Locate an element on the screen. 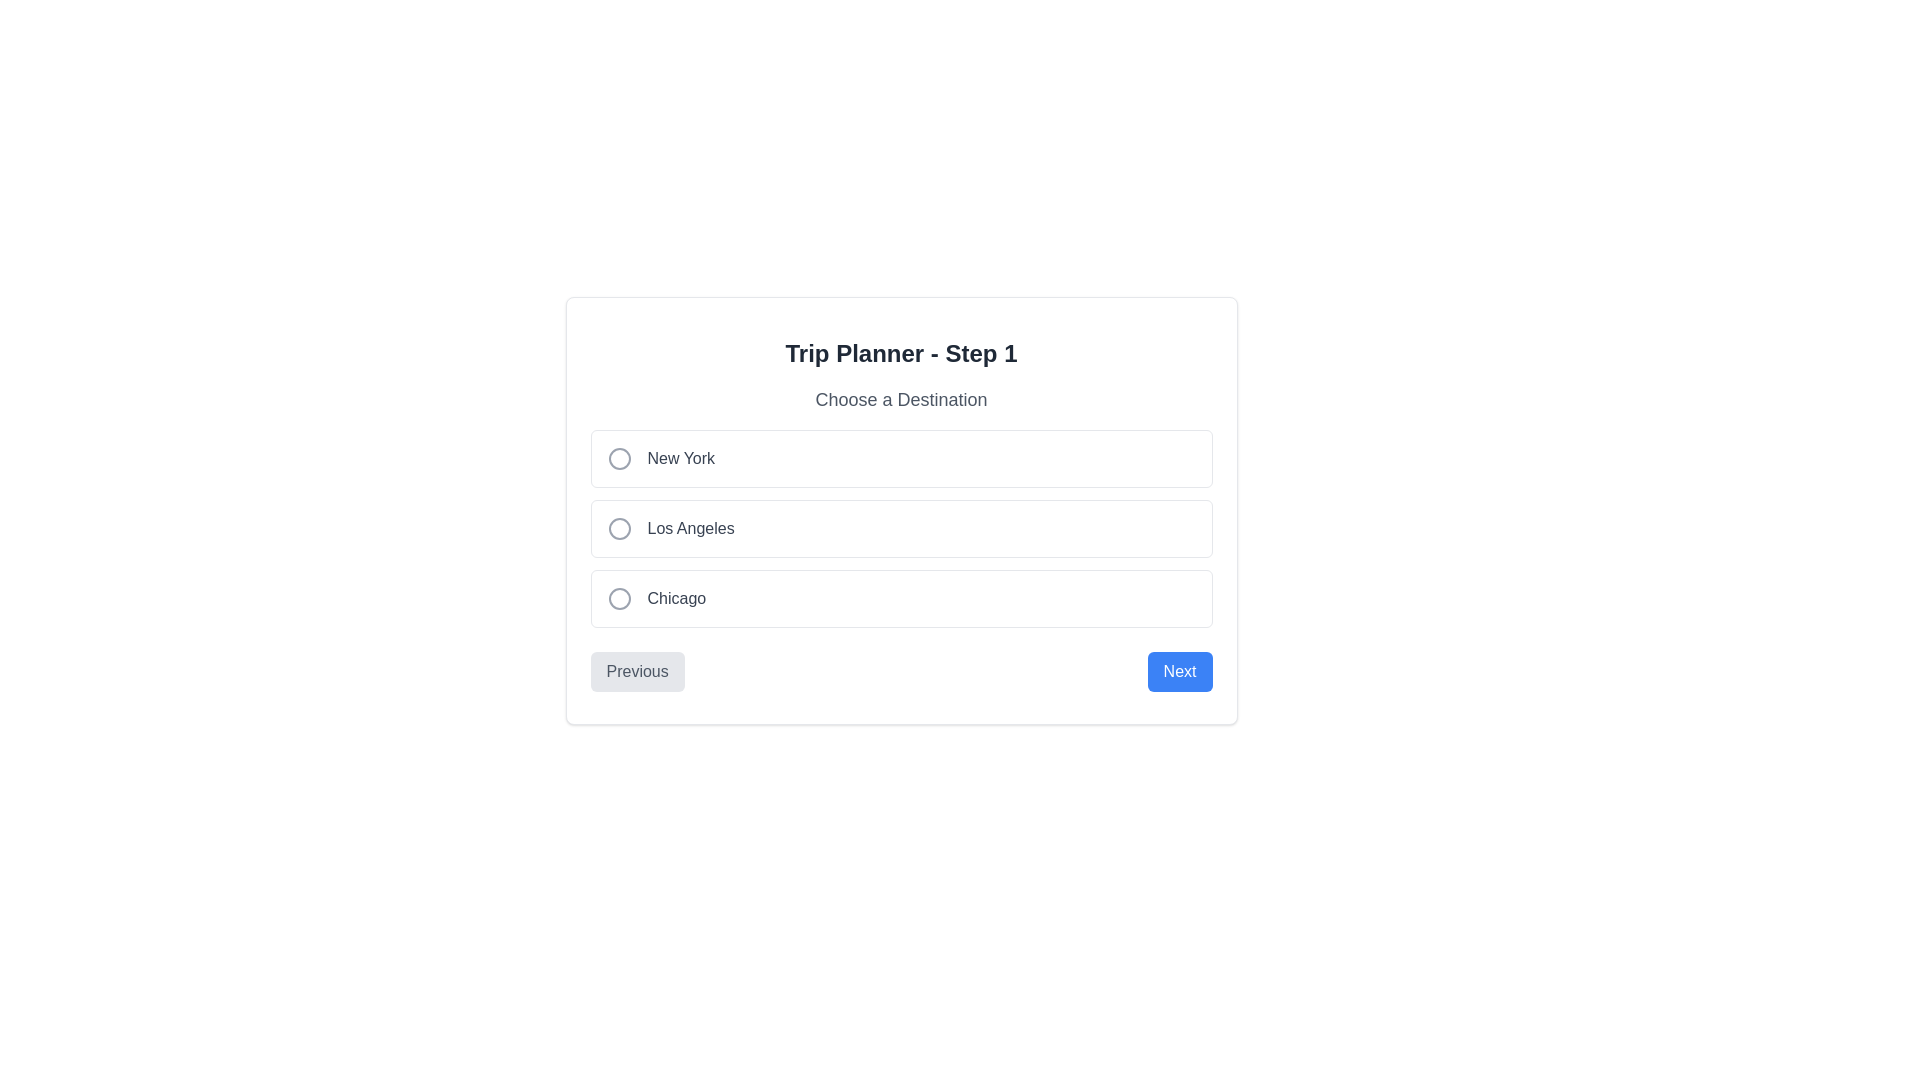  the 'Previous' button located at the bottom left of the form is located at coordinates (636, 671).